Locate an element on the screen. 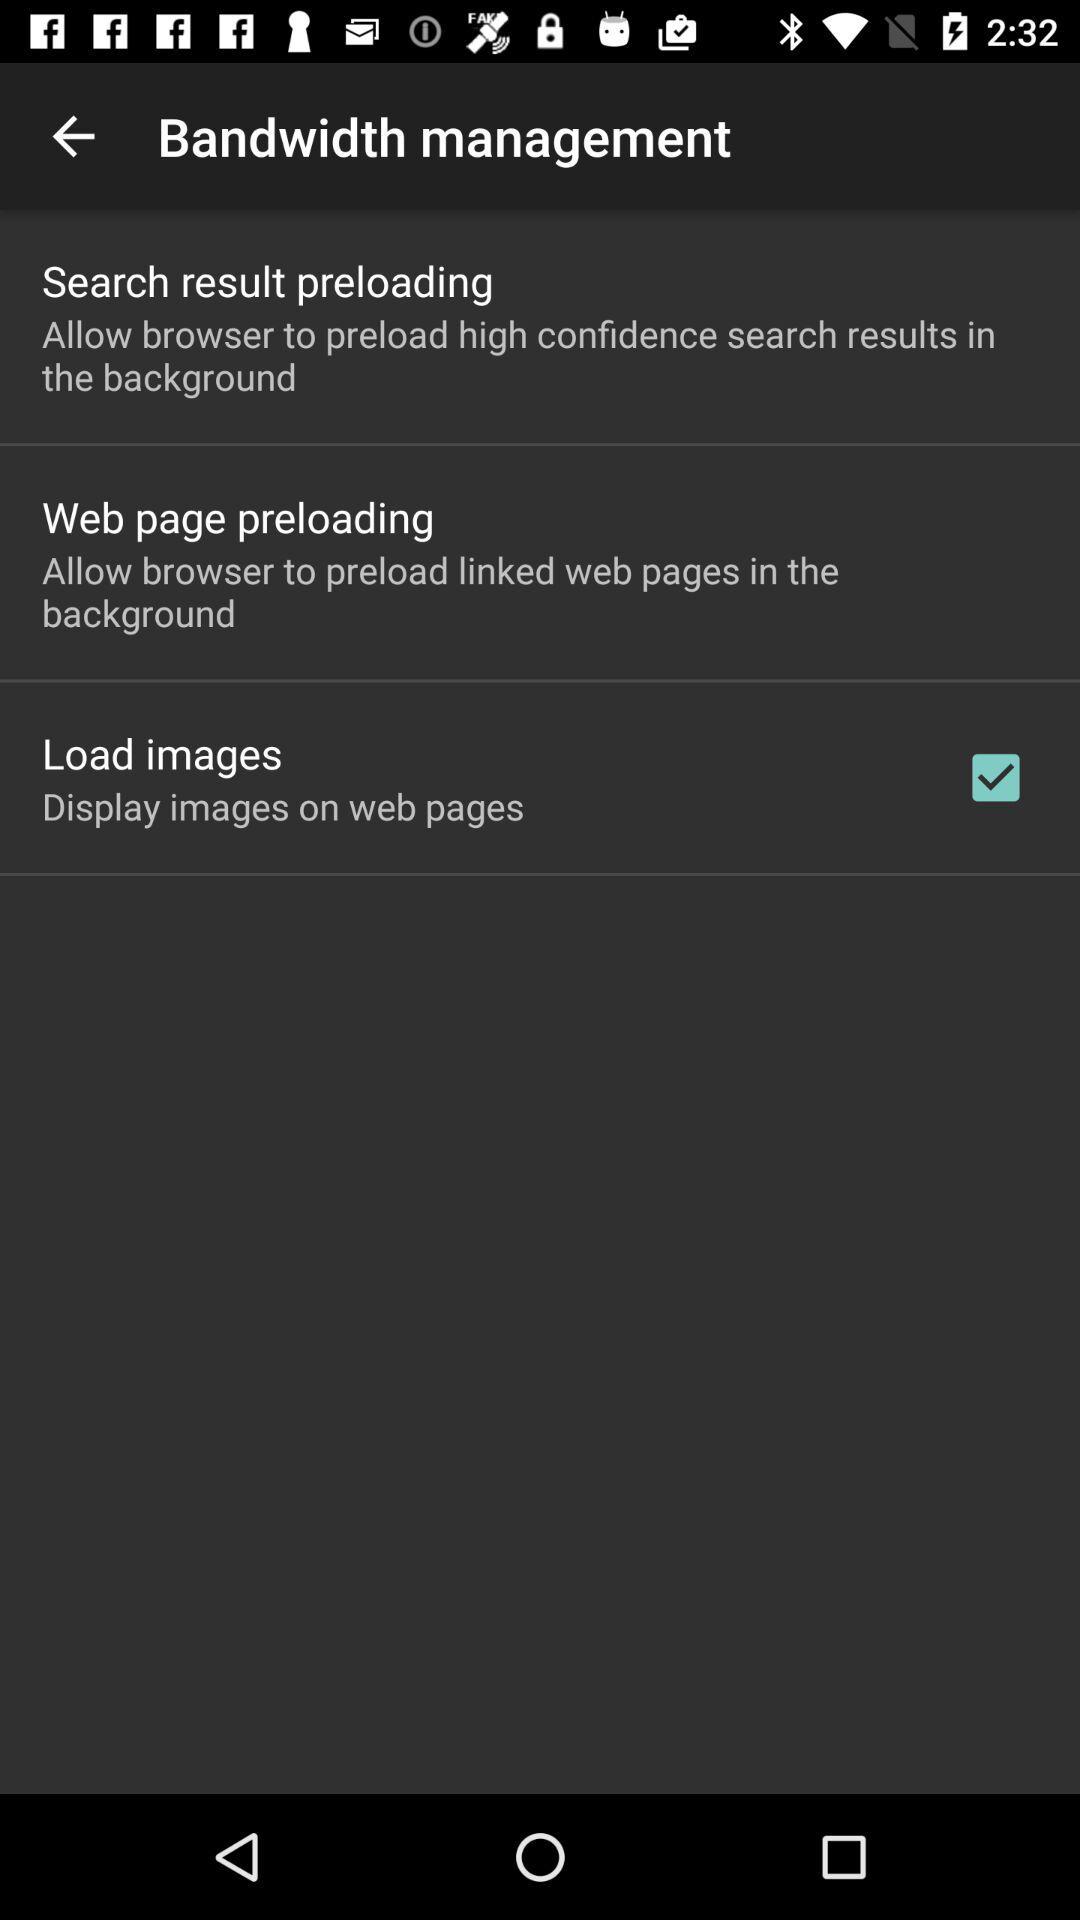  the item on the right is located at coordinates (995, 776).